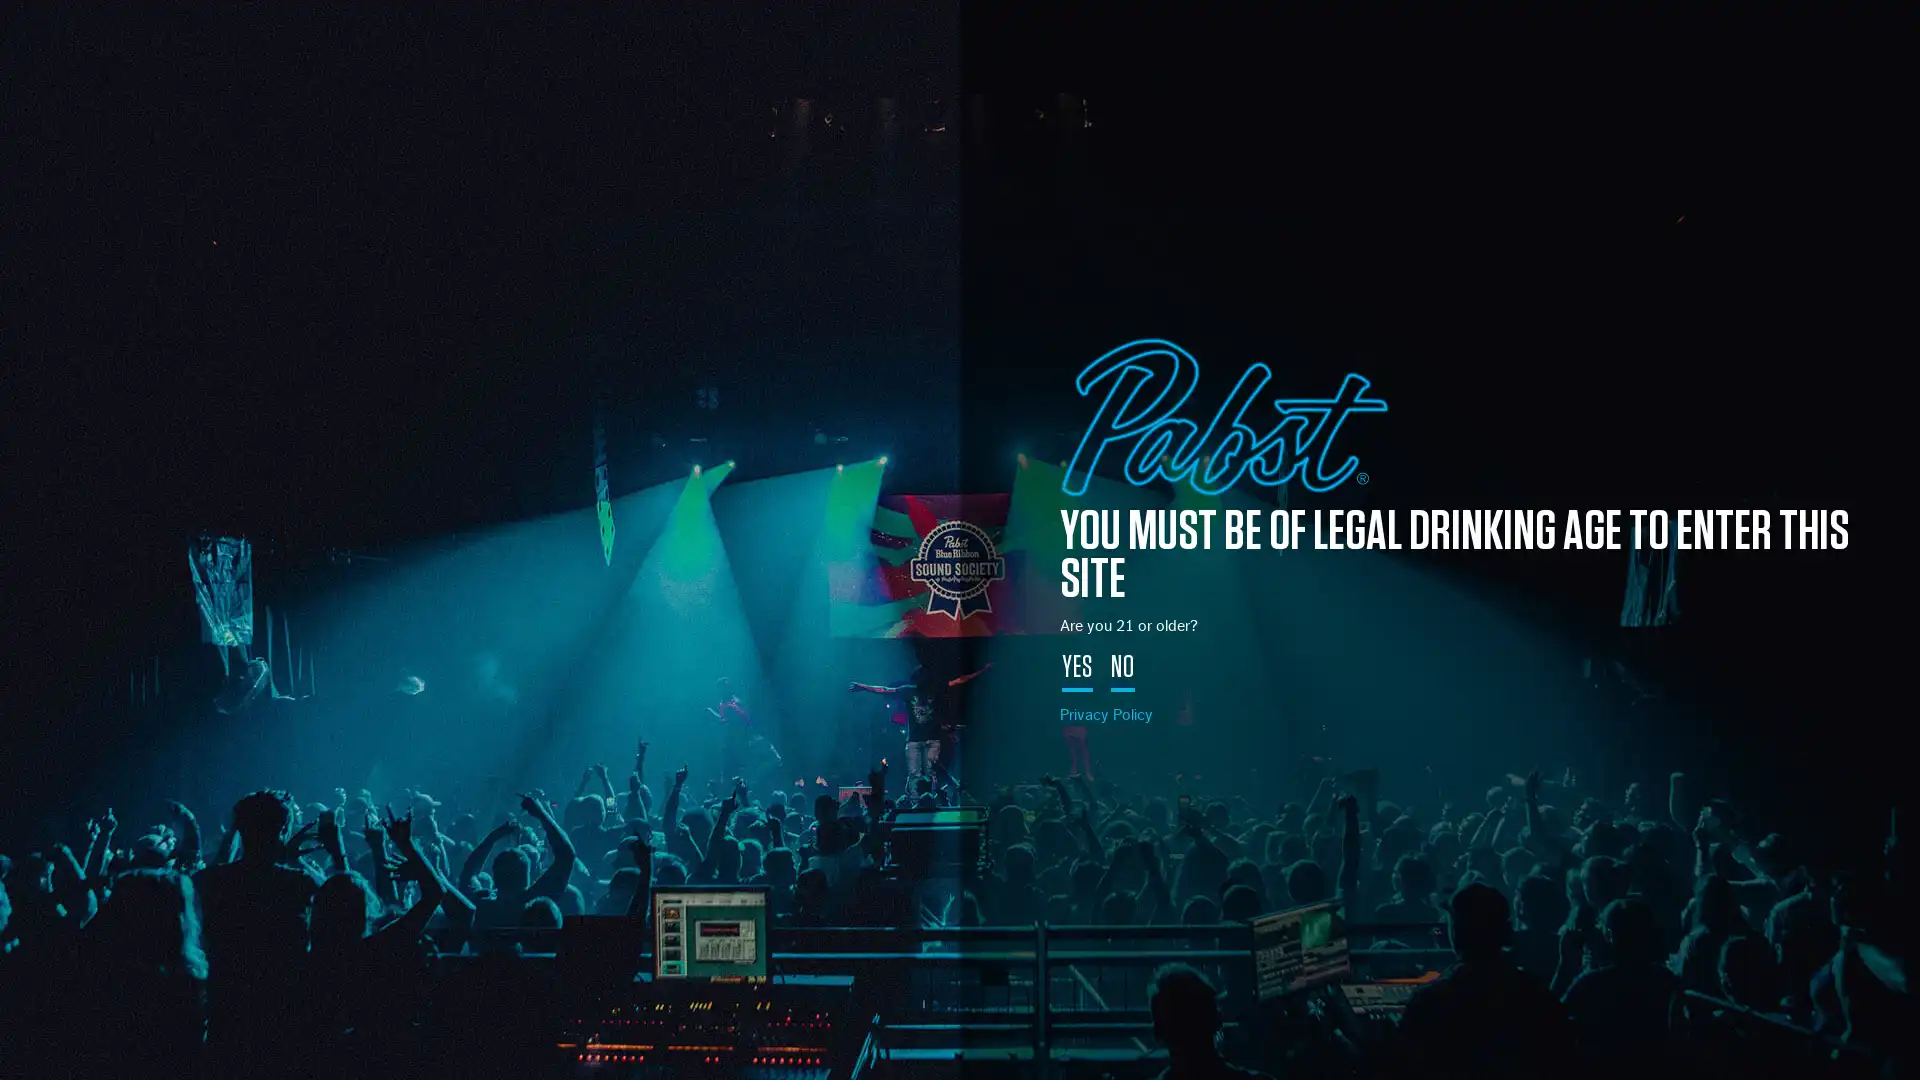 The height and width of the screenshot is (1080, 1920). What do you see at coordinates (1076, 670) in the screenshot?
I see `YES` at bounding box center [1076, 670].